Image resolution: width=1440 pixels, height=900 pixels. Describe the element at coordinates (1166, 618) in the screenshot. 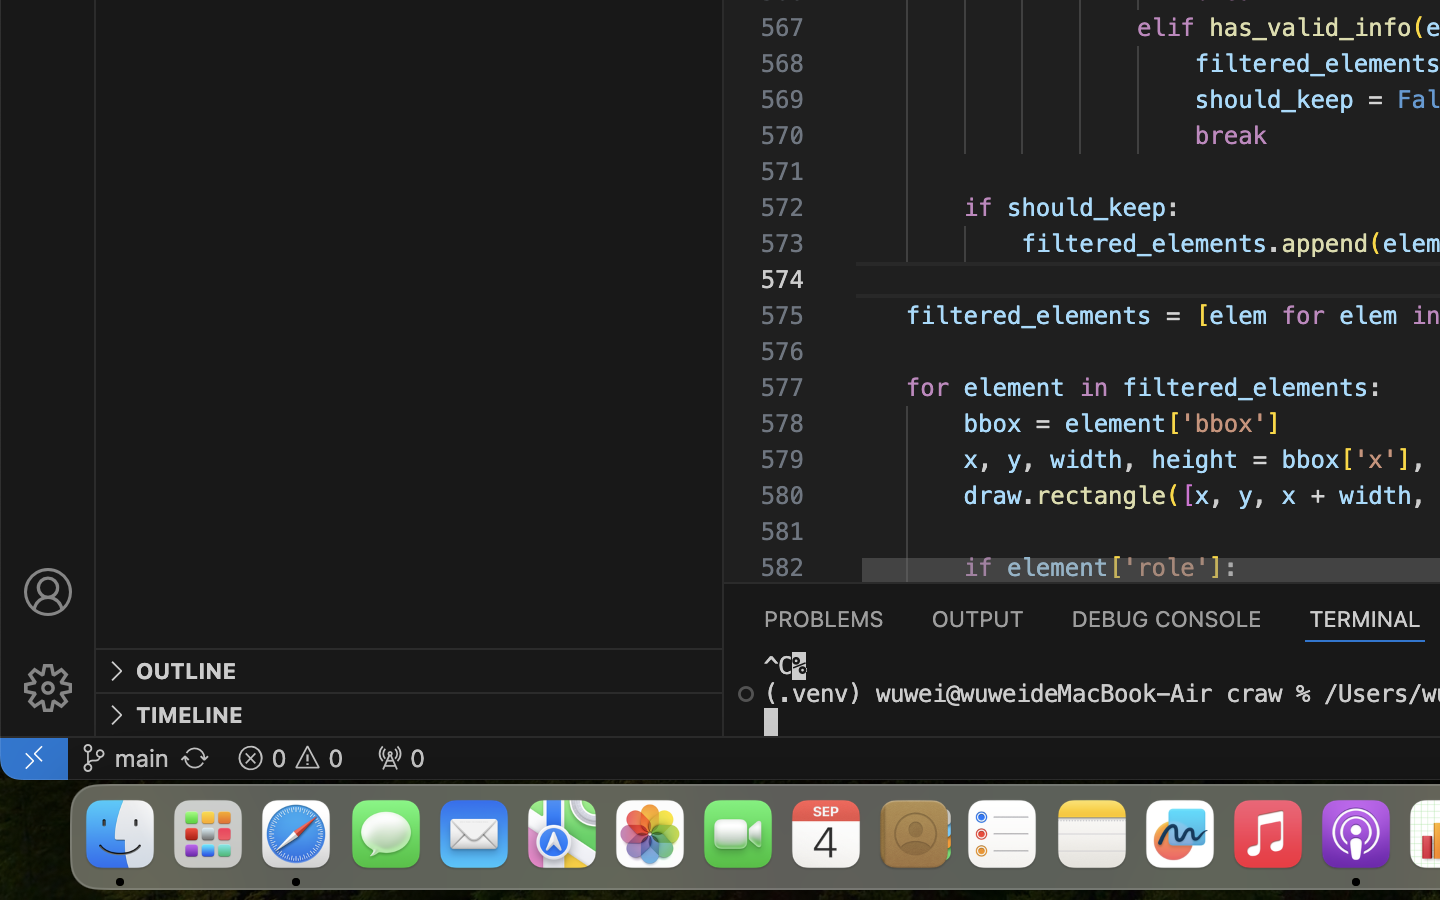

I see `'0 DEBUG CONSOLE'` at that location.